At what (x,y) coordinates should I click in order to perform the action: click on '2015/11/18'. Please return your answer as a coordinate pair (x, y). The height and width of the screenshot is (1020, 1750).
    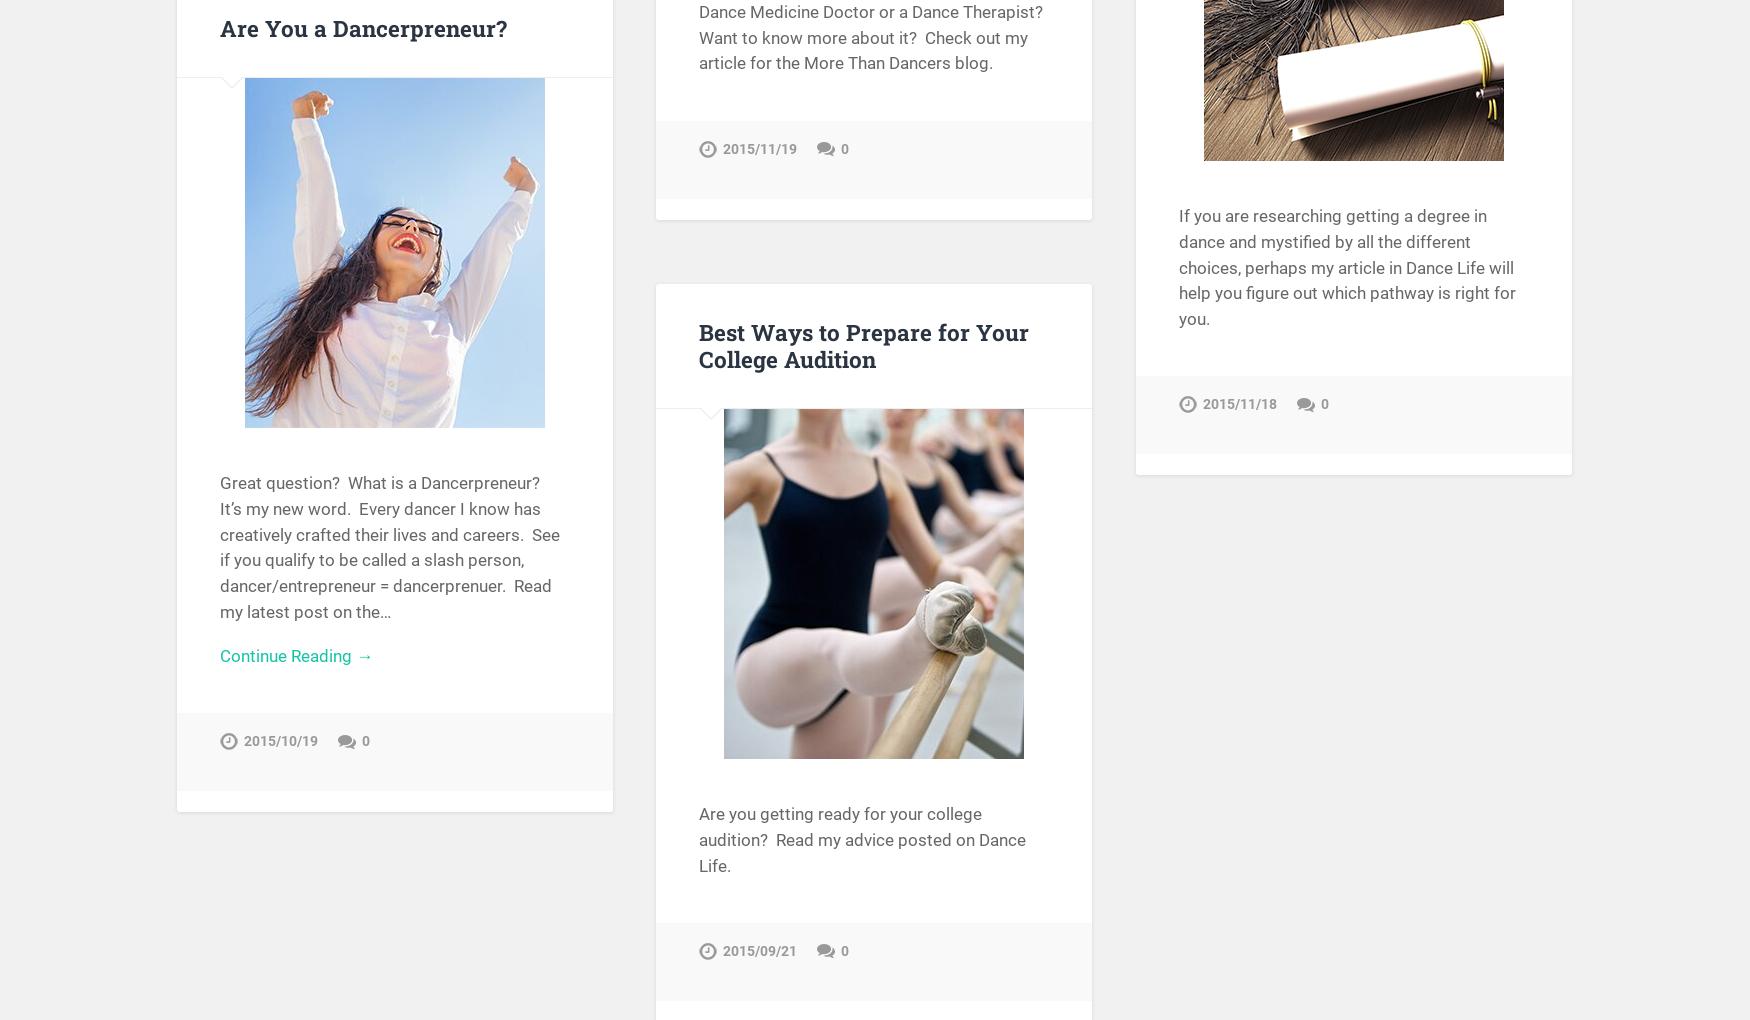
    Looking at the image, I should click on (1240, 404).